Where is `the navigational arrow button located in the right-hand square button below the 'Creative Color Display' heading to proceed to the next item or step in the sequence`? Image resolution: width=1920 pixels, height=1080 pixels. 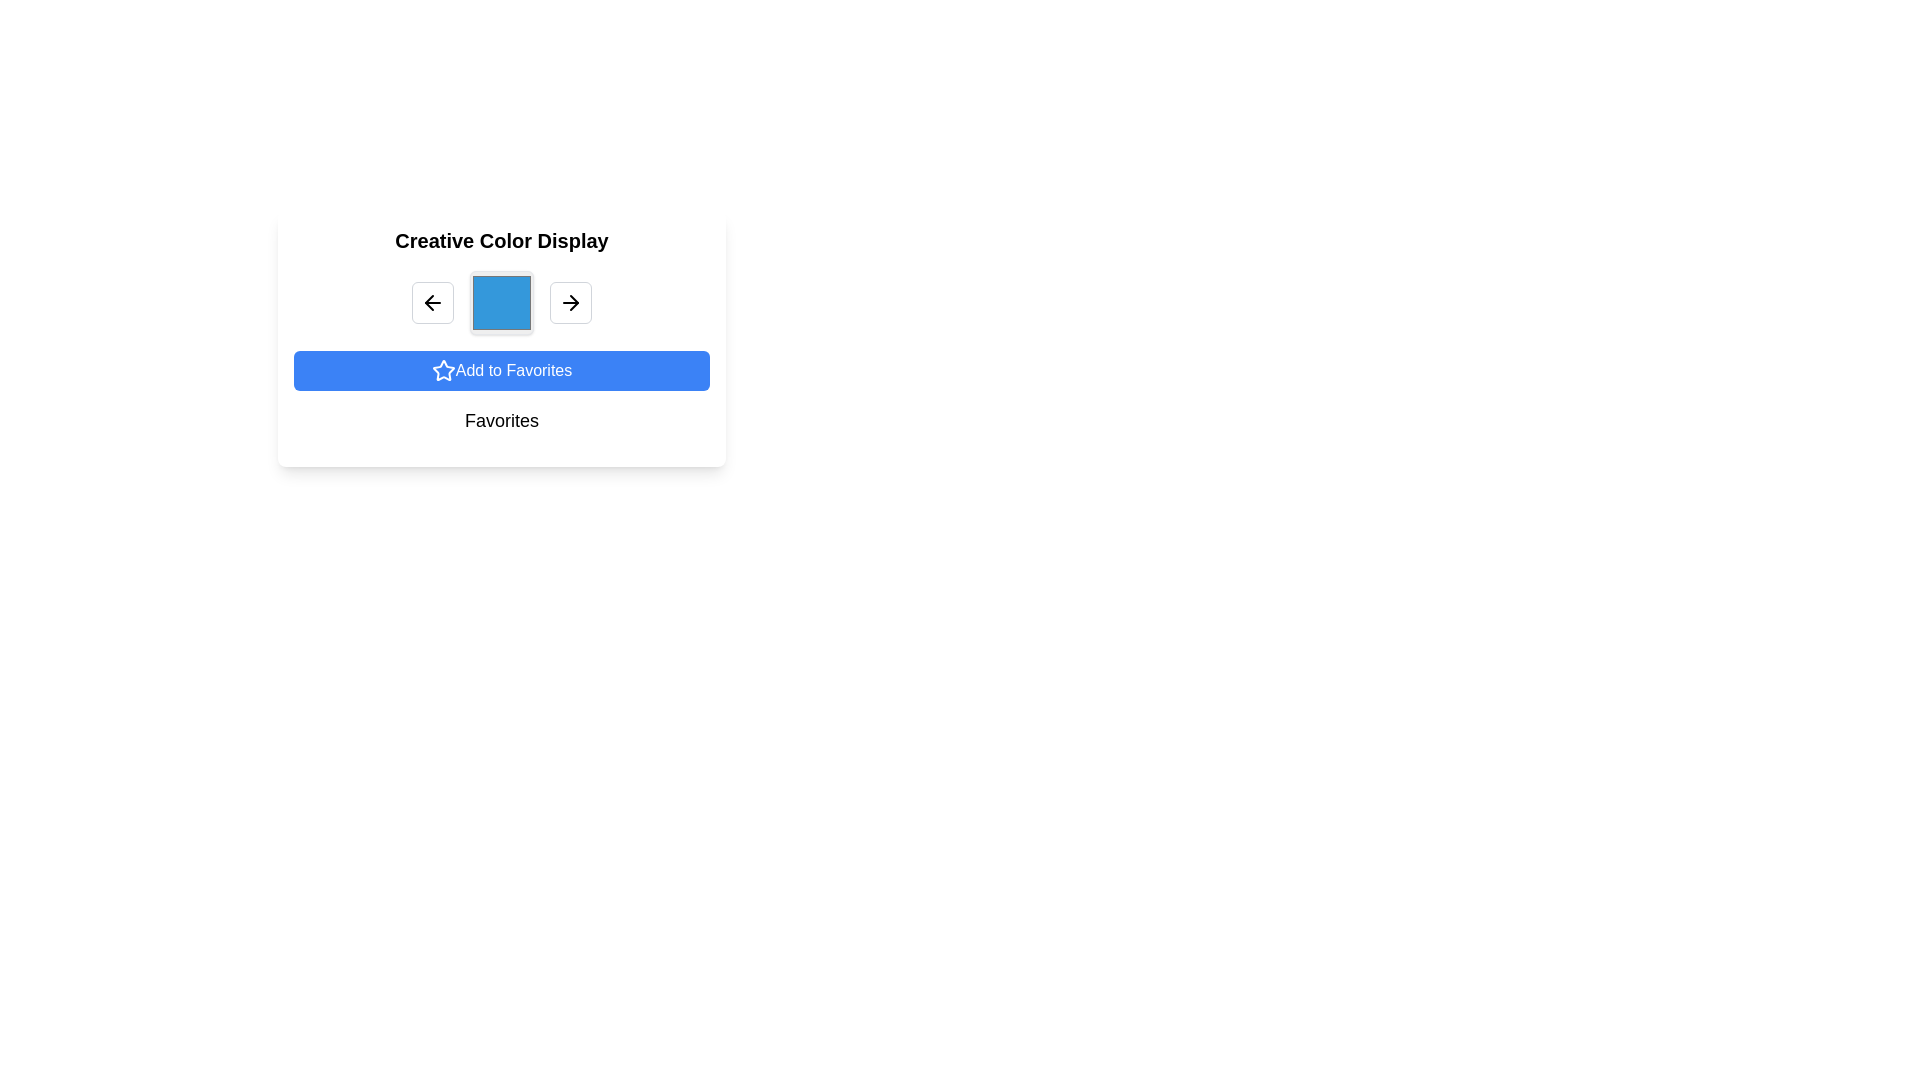
the navigational arrow button located in the right-hand square button below the 'Creative Color Display' heading to proceed to the next item or step in the sequence is located at coordinates (570, 303).